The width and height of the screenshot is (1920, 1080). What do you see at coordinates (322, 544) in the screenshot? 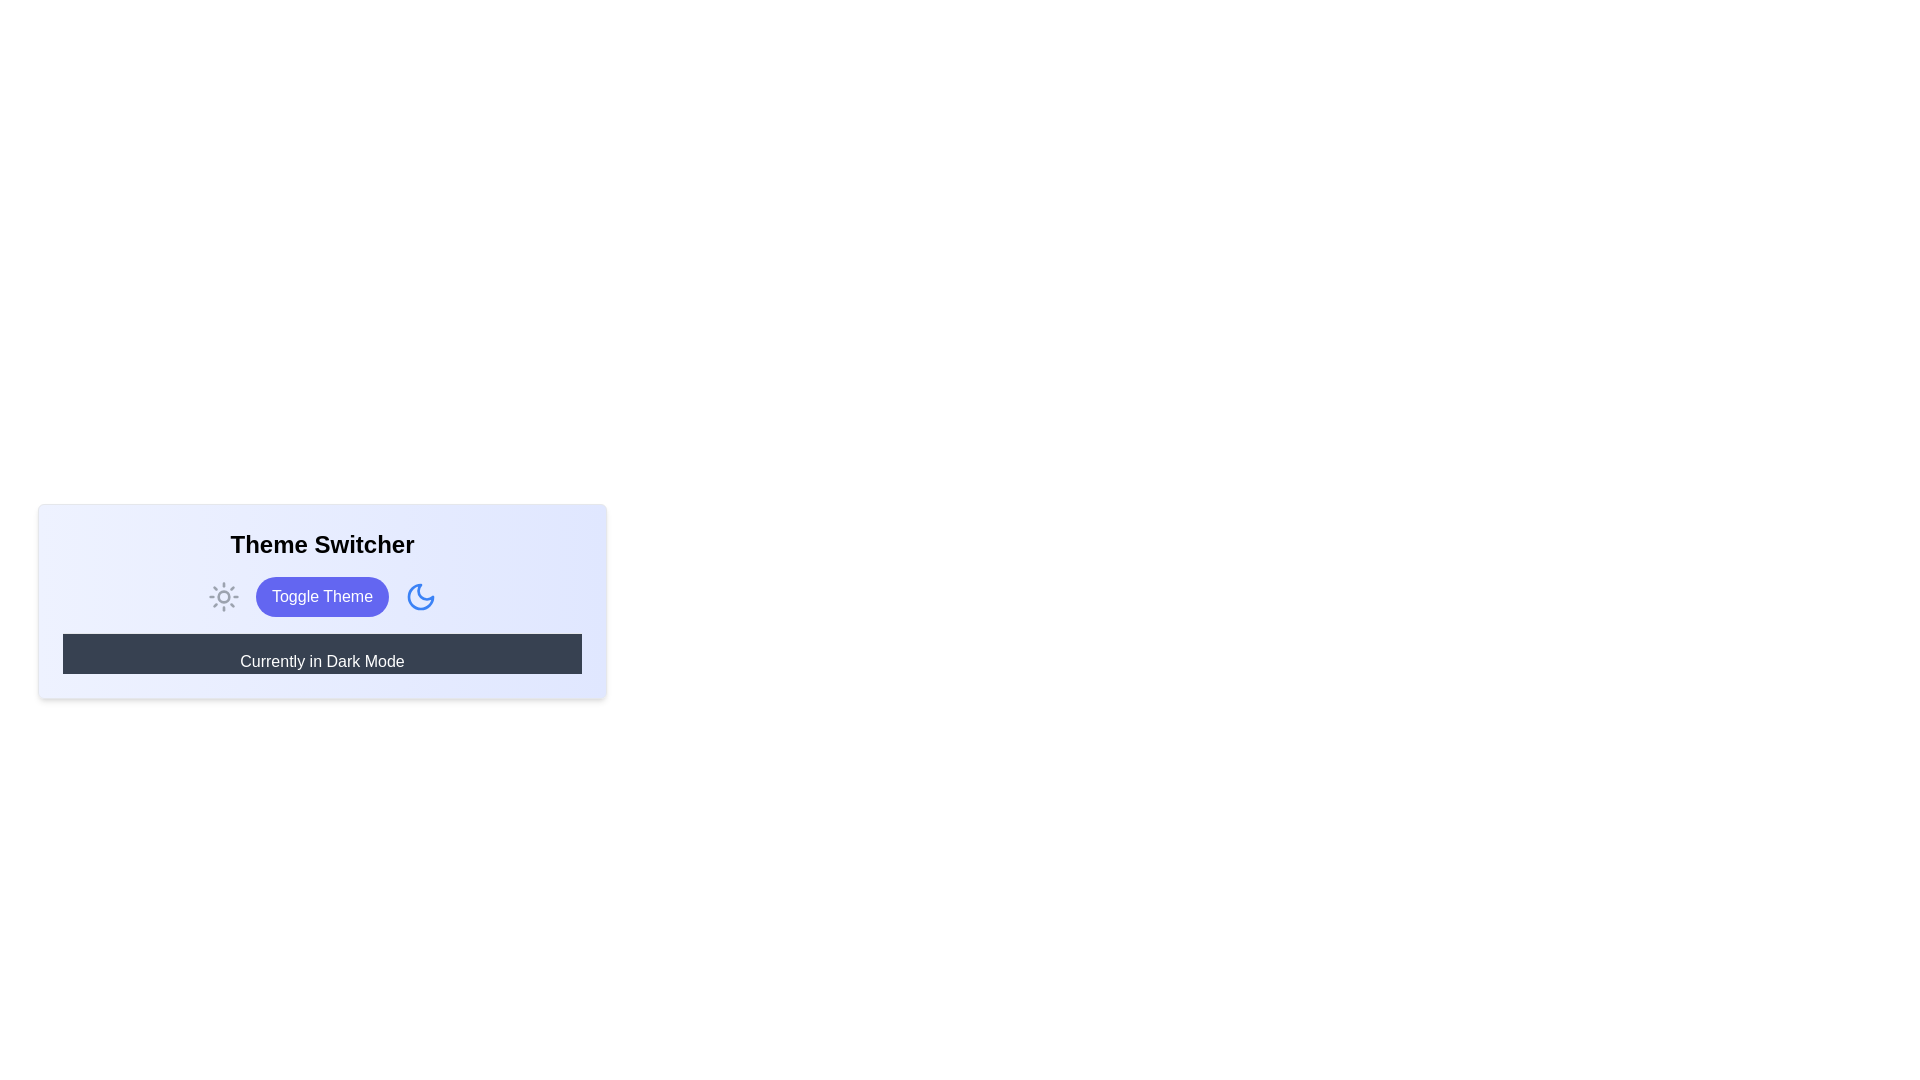
I see `the 'Theme Switcher' static text element, which displays the text in a bold and large font style, located at the top of a card with a gradient background` at bounding box center [322, 544].